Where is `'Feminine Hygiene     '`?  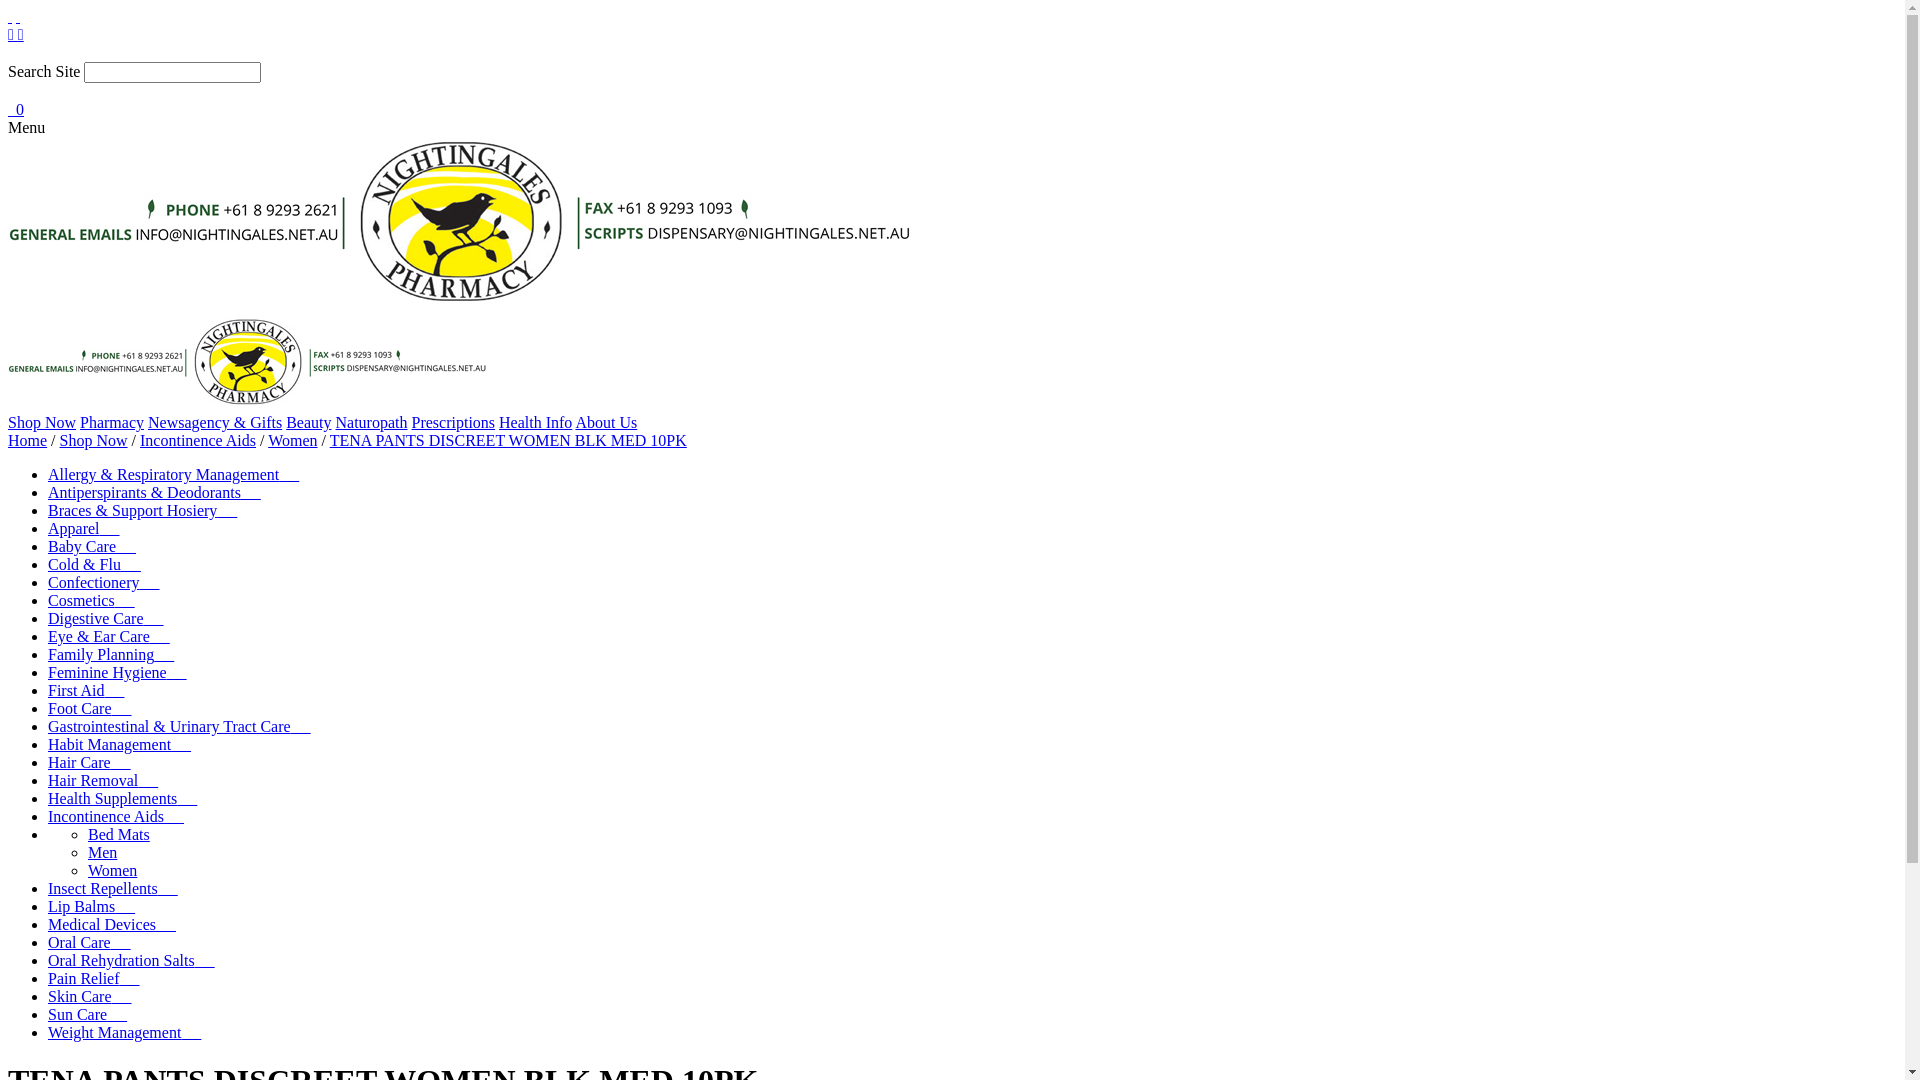
'Feminine Hygiene     ' is located at coordinates (116, 672).